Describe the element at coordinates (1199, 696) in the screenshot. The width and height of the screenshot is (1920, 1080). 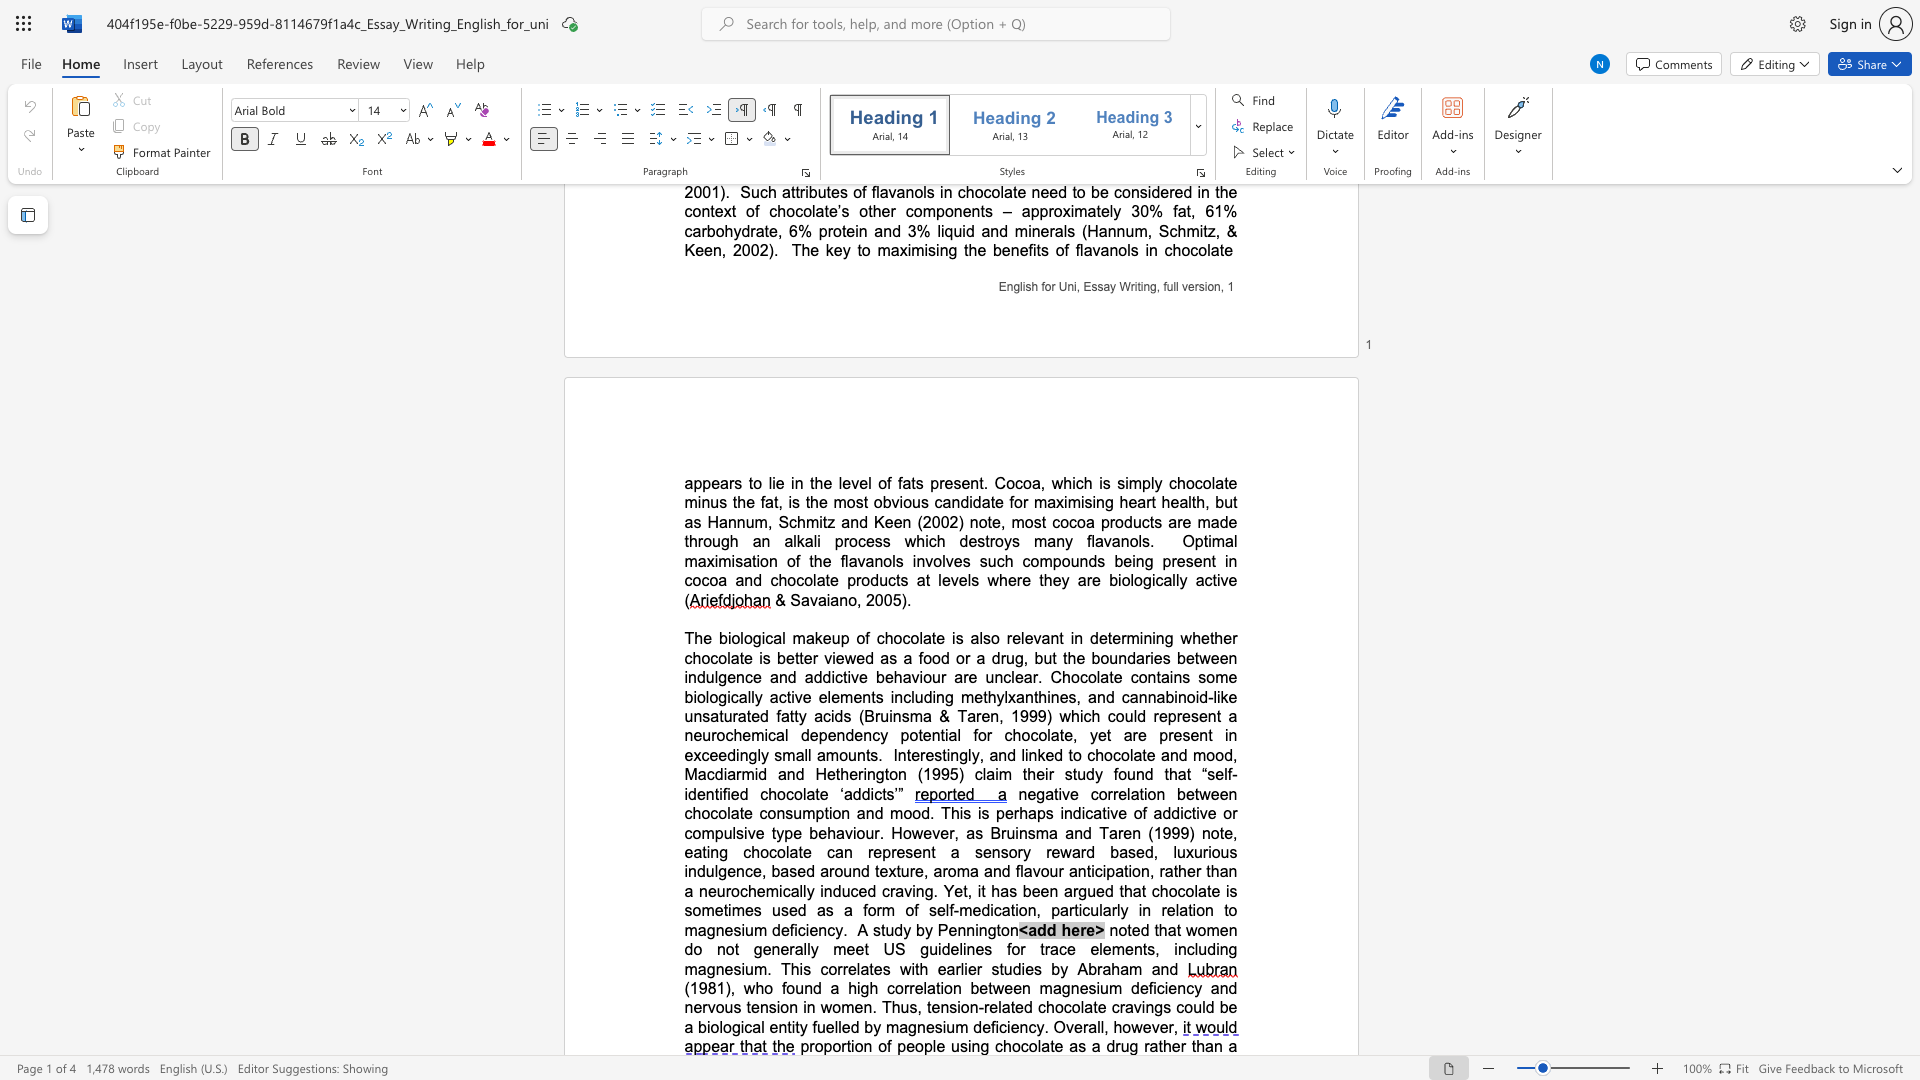
I see `the subset text "d-like unsaturated fatty aci" within the text "some biologically active elements including methylxanthines, and cannabinoid-like unsaturated fatty acids (Bruinsma & Taren, 1999) which could"` at that location.